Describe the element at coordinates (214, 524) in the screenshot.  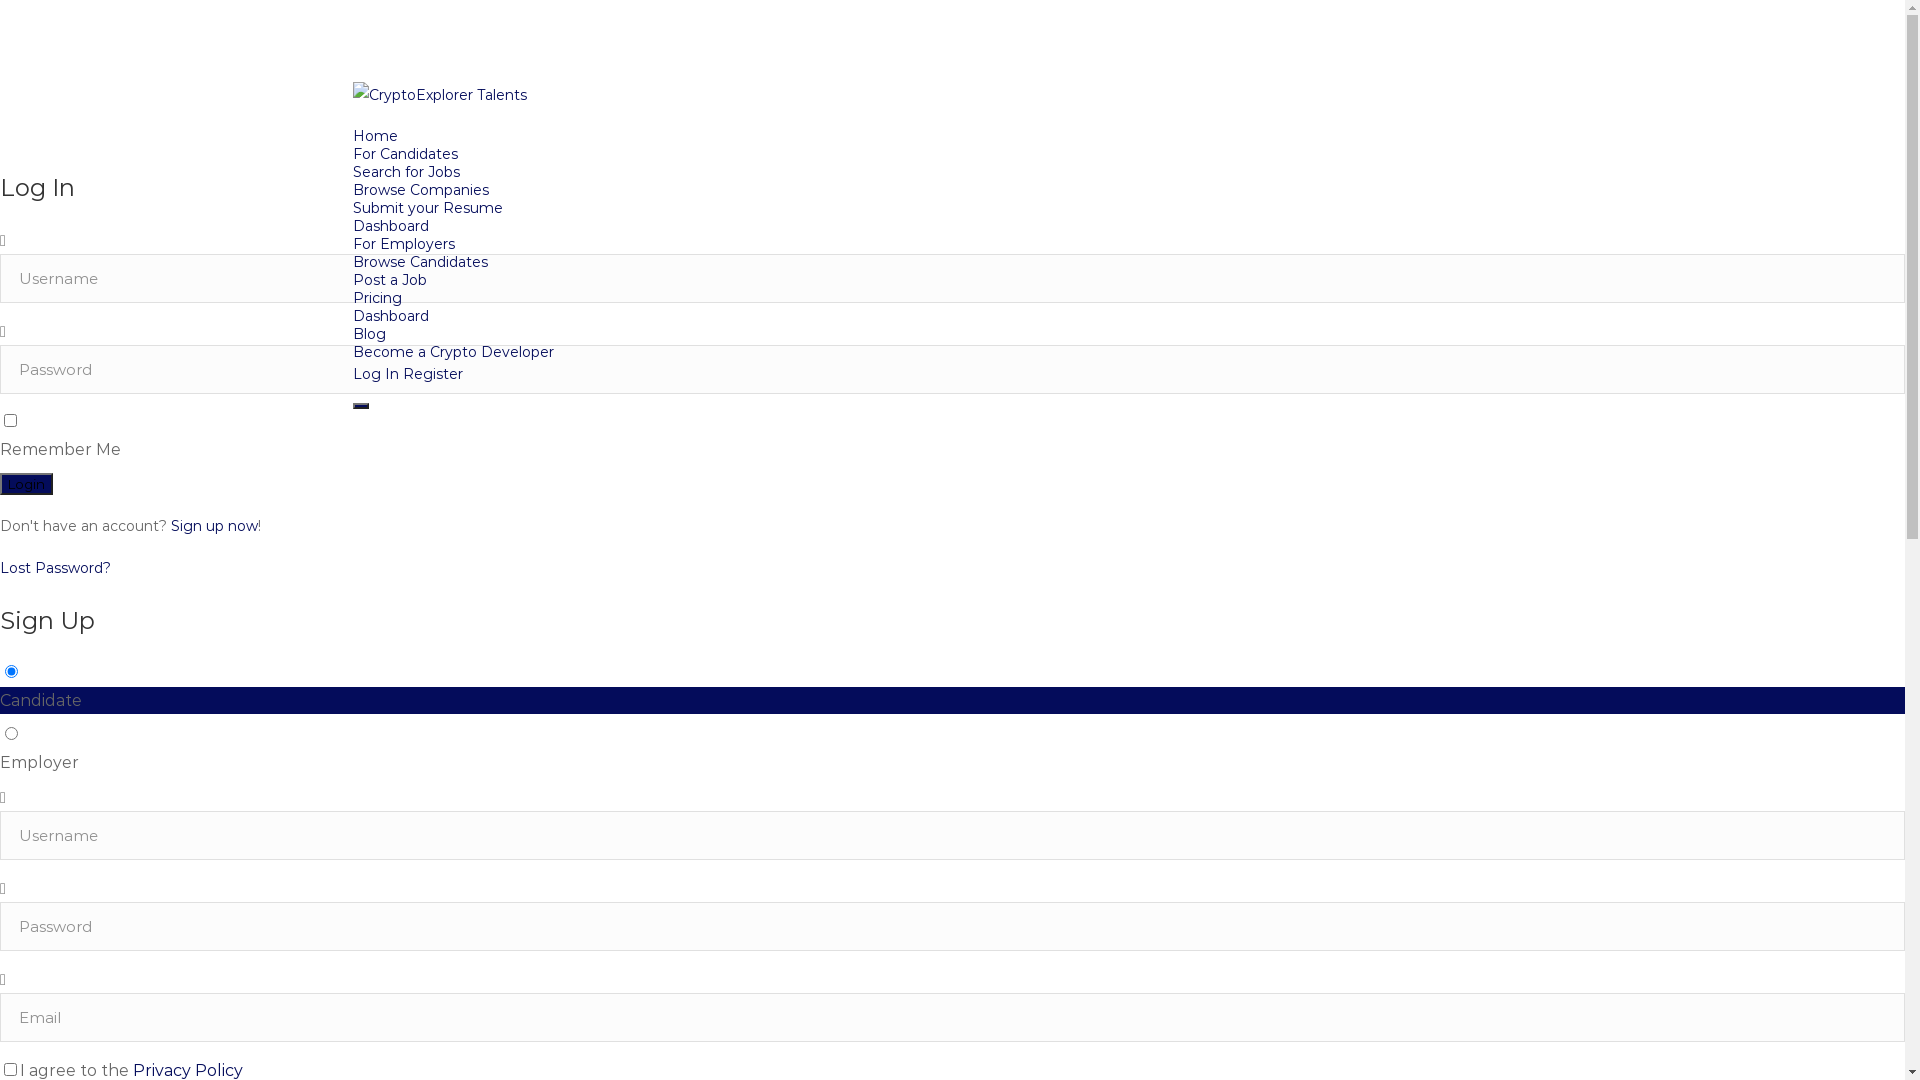
I see `'Sign up now'` at that location.